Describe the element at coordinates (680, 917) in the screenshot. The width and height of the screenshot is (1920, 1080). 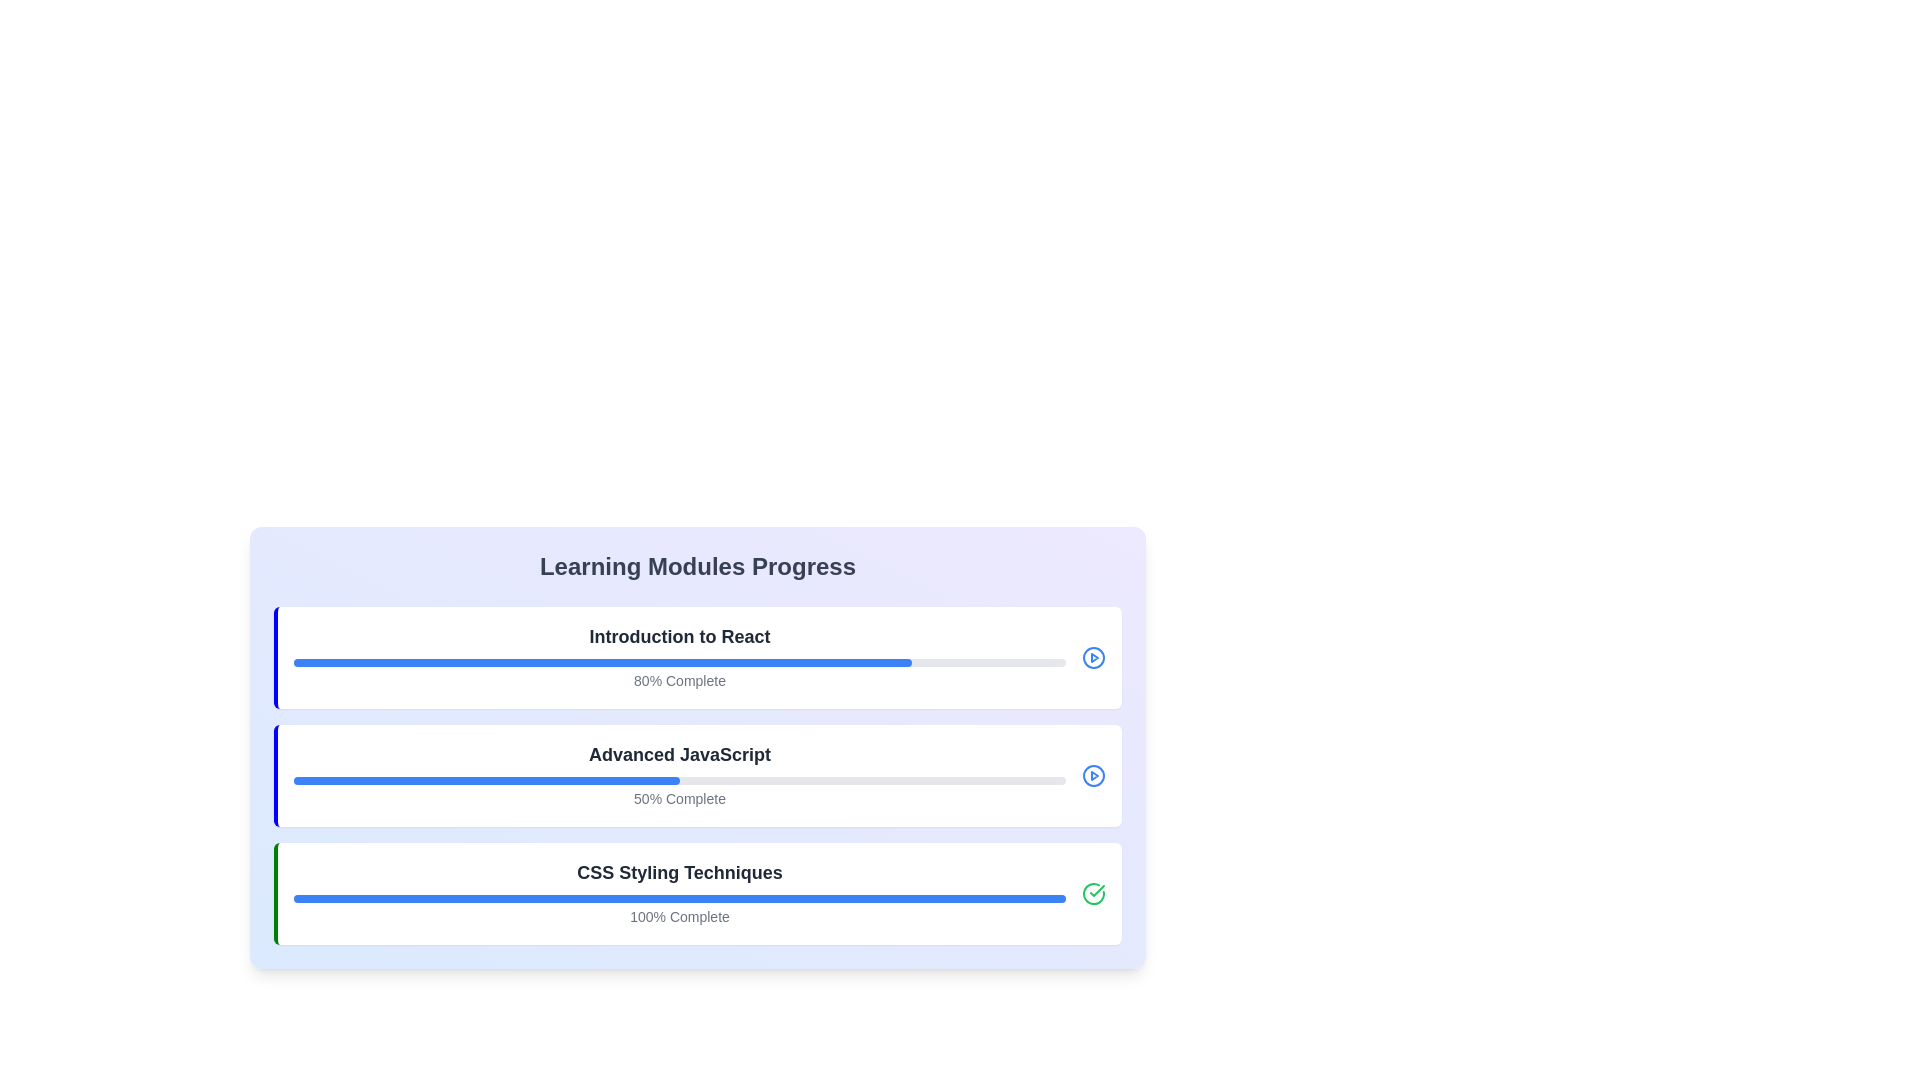
I see `the static text label that reads '100% Complete', which is positioned below the blue progress bar and indicates the completion status of the section titled 'CSS Styling Techniques'` at that location.